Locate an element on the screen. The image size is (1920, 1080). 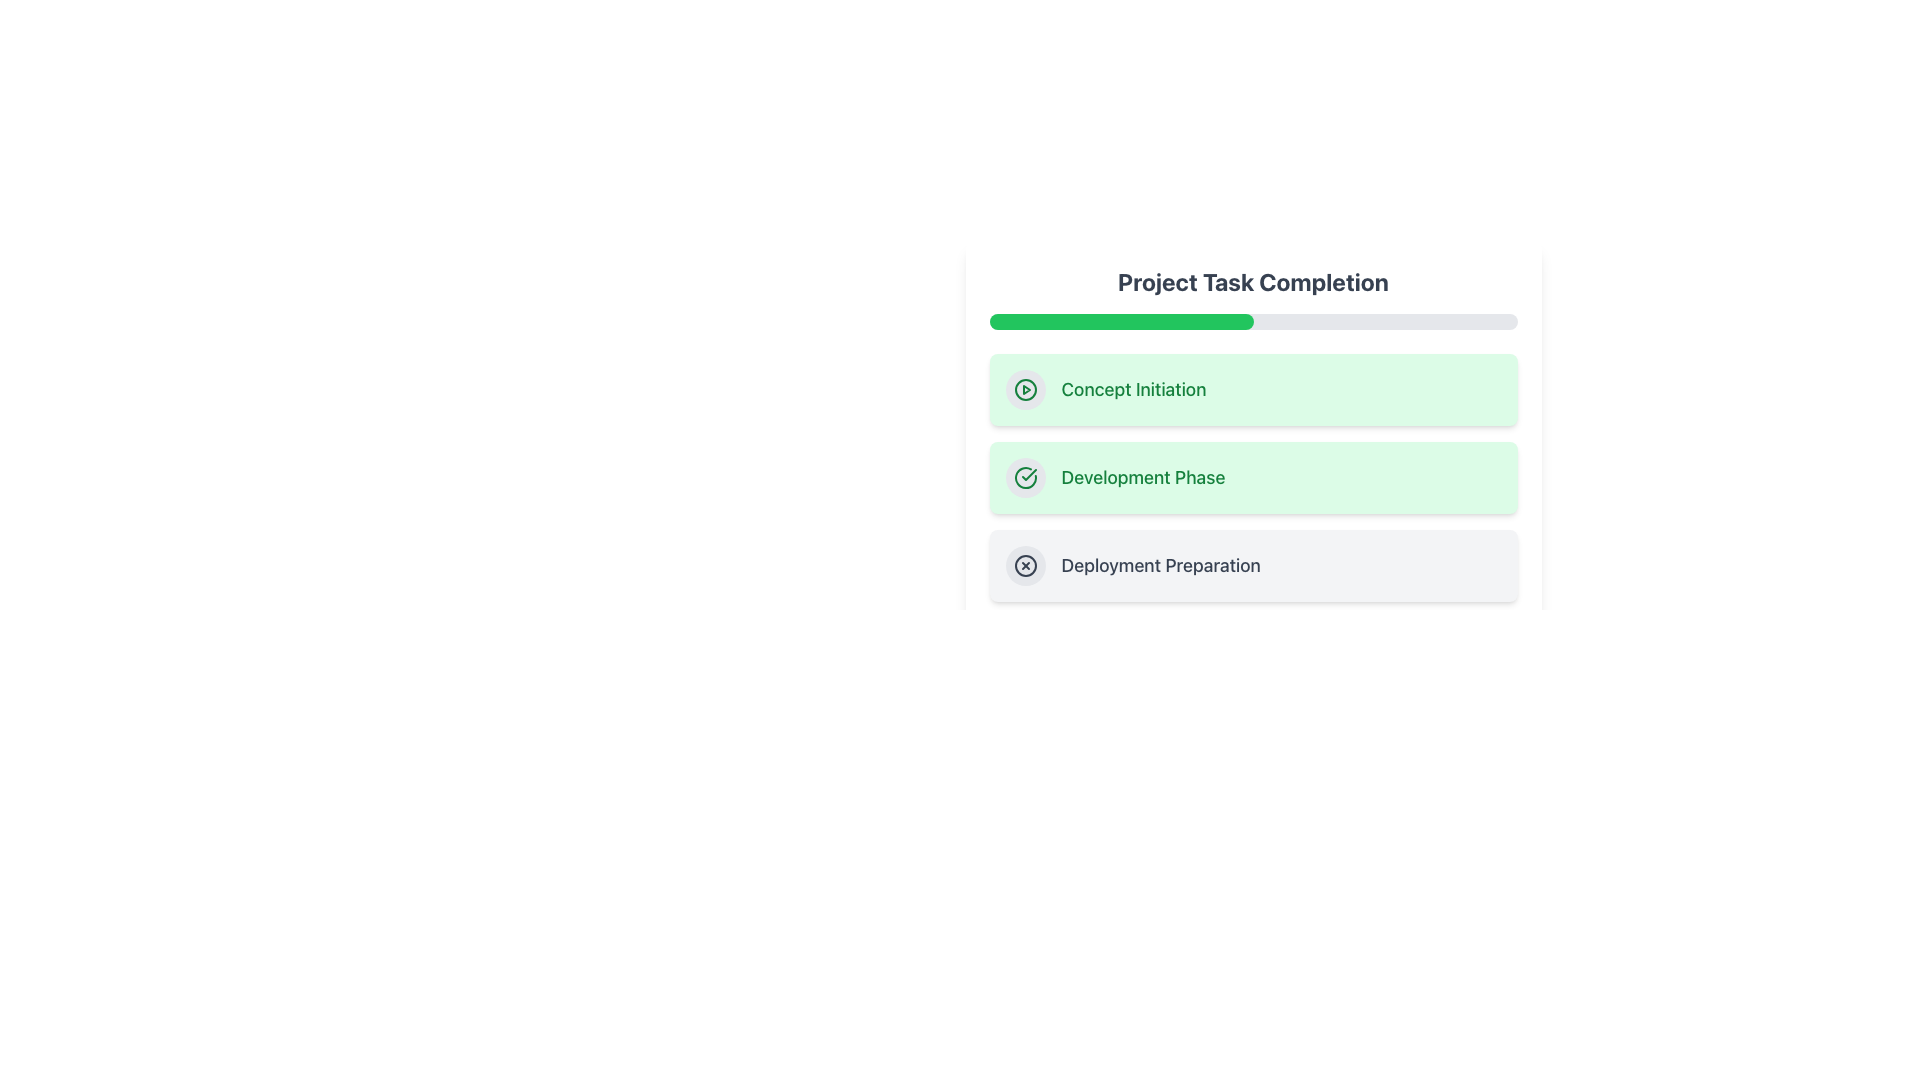
the 'Development Phase' step indicator in the 'Project Task Completion' tracker, which is the second item in the vertical list of task indicators is located at coordinates (1252, 478).